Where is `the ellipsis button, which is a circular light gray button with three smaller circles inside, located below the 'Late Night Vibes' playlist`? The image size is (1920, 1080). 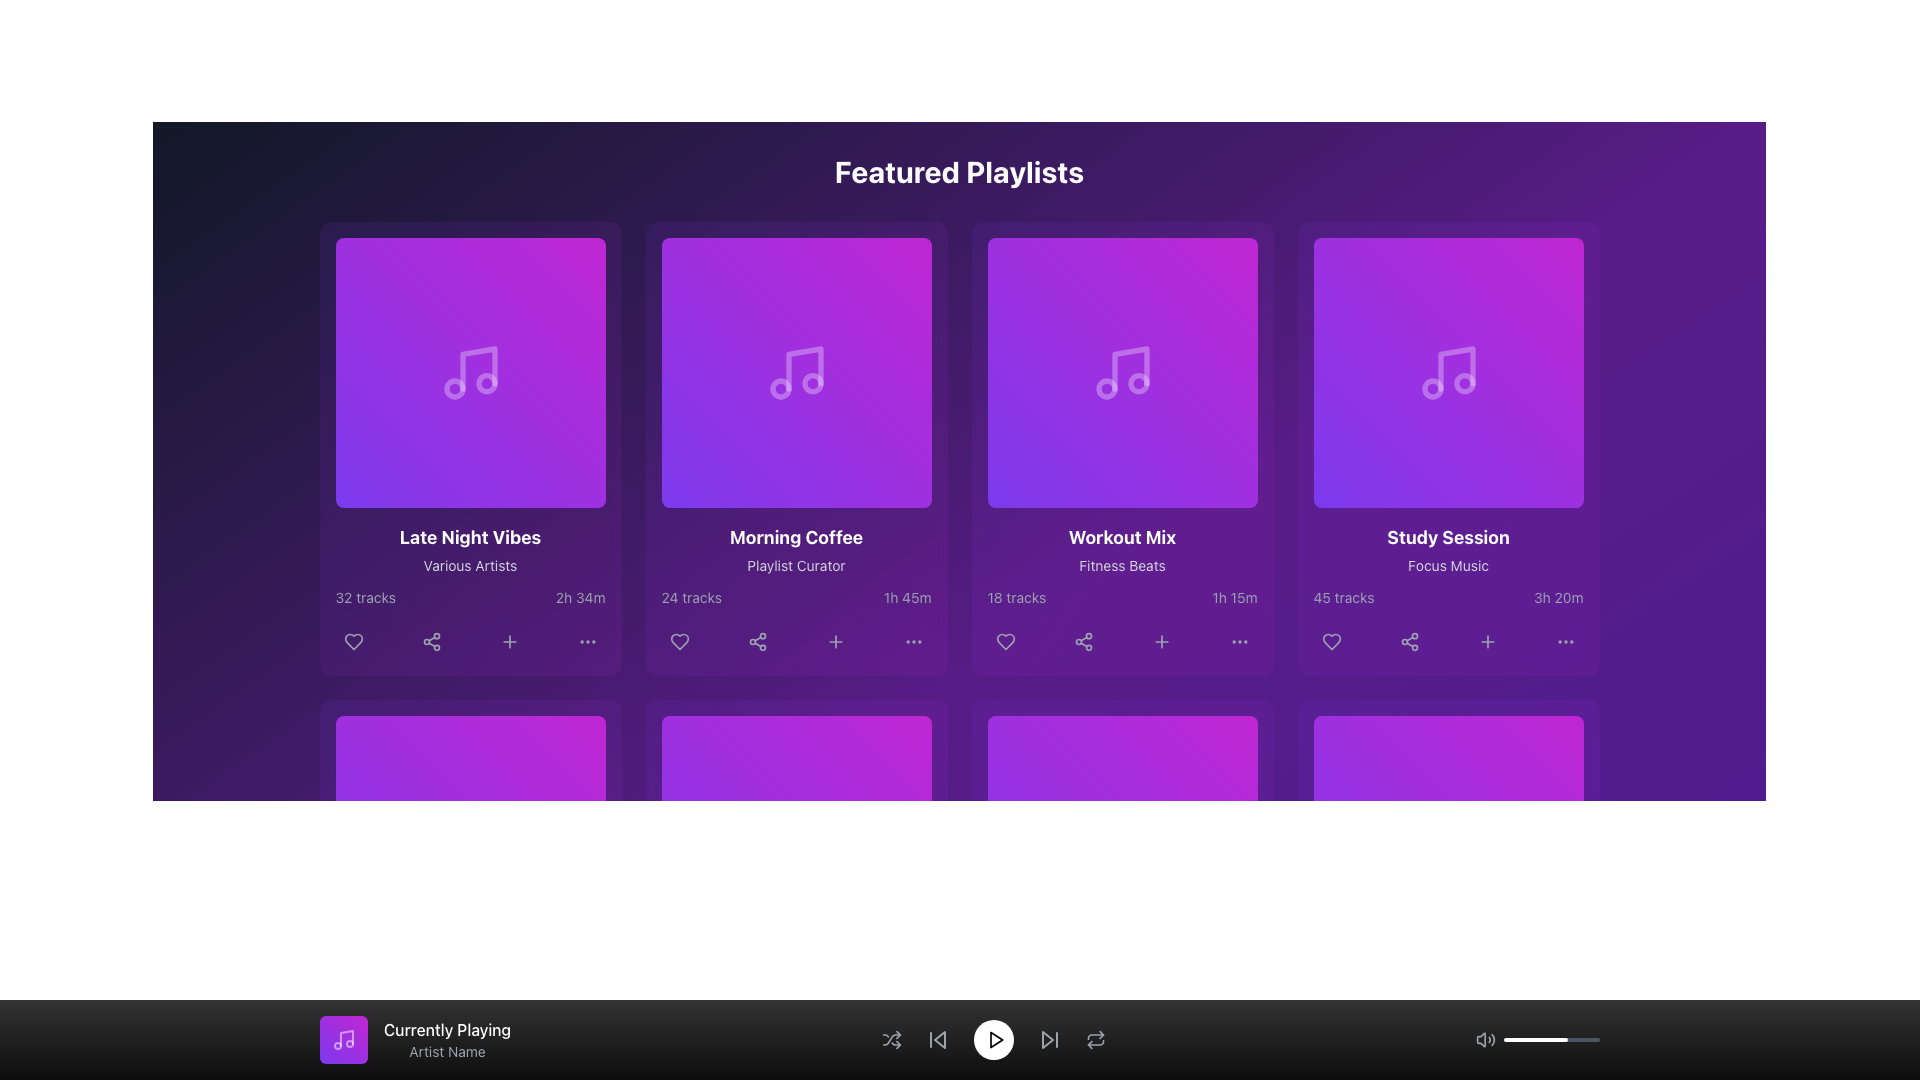
the ellipsis button, which is a circular light gray button with three smaller circles inside, located below the 'Late Night Vibes' playlist is located at coordinates (586, 641).